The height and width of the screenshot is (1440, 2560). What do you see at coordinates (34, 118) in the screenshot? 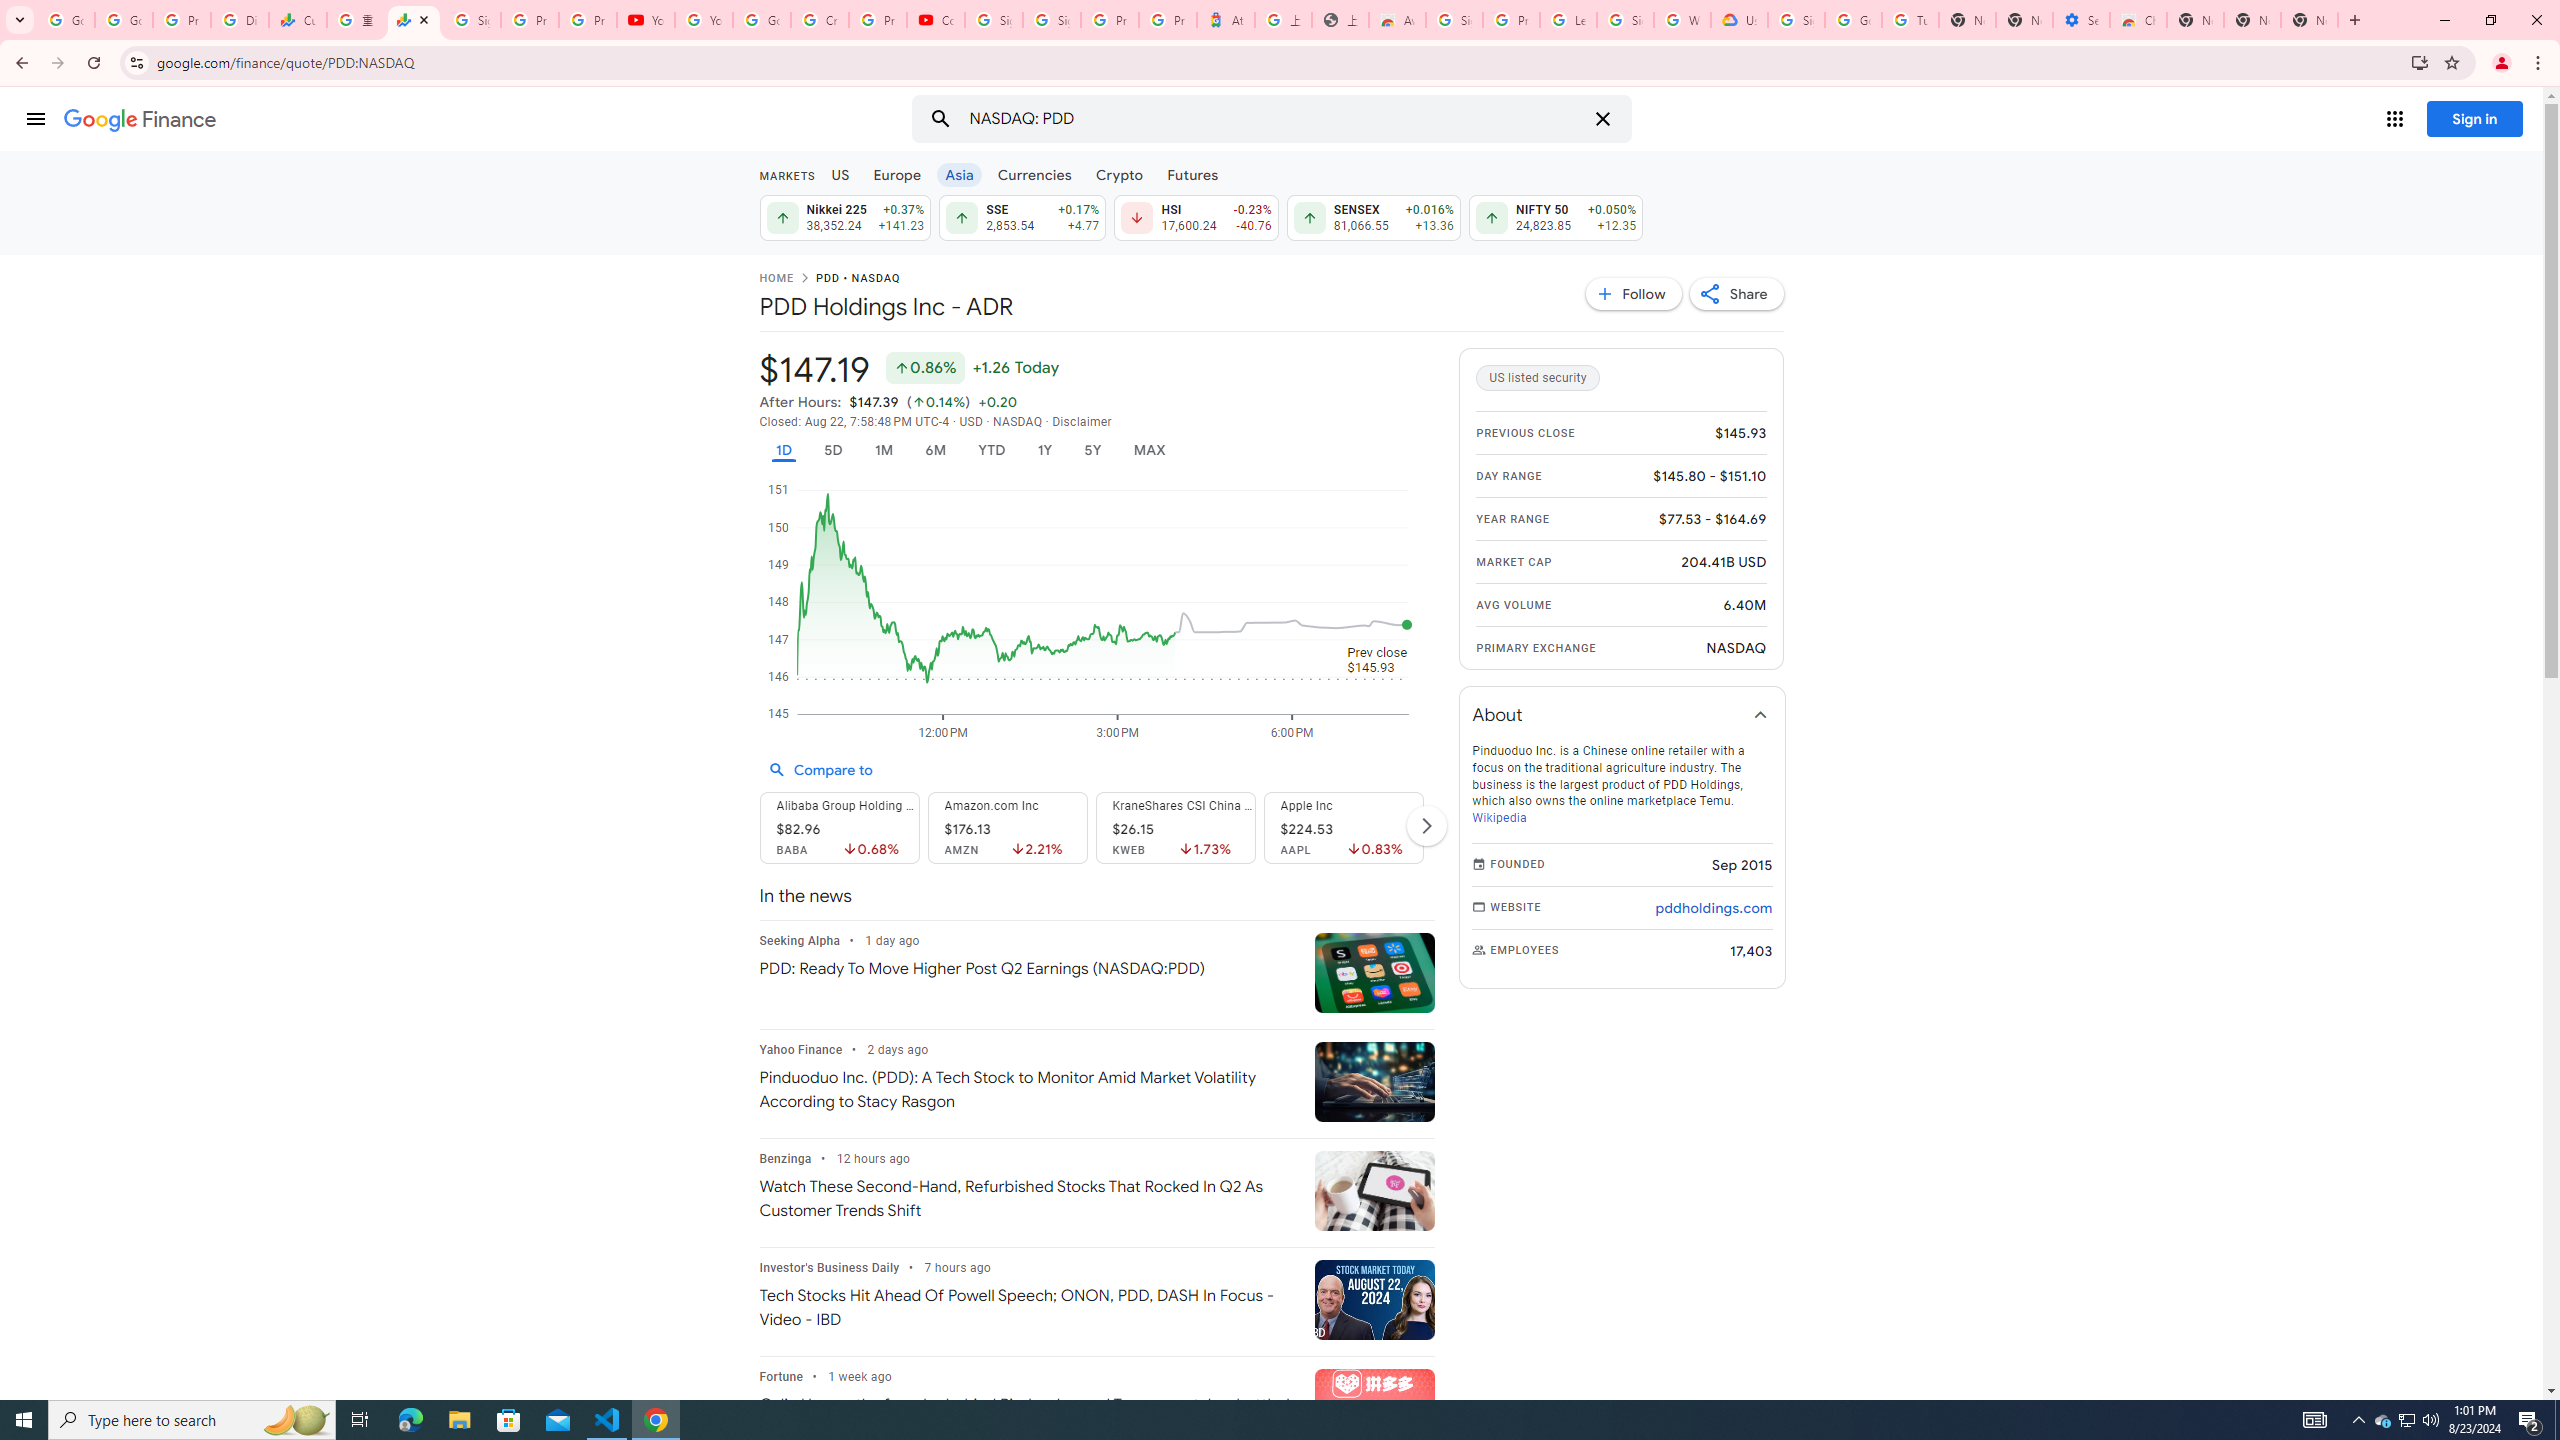
I see `'Main menu'` at bounding box center [34, 118].